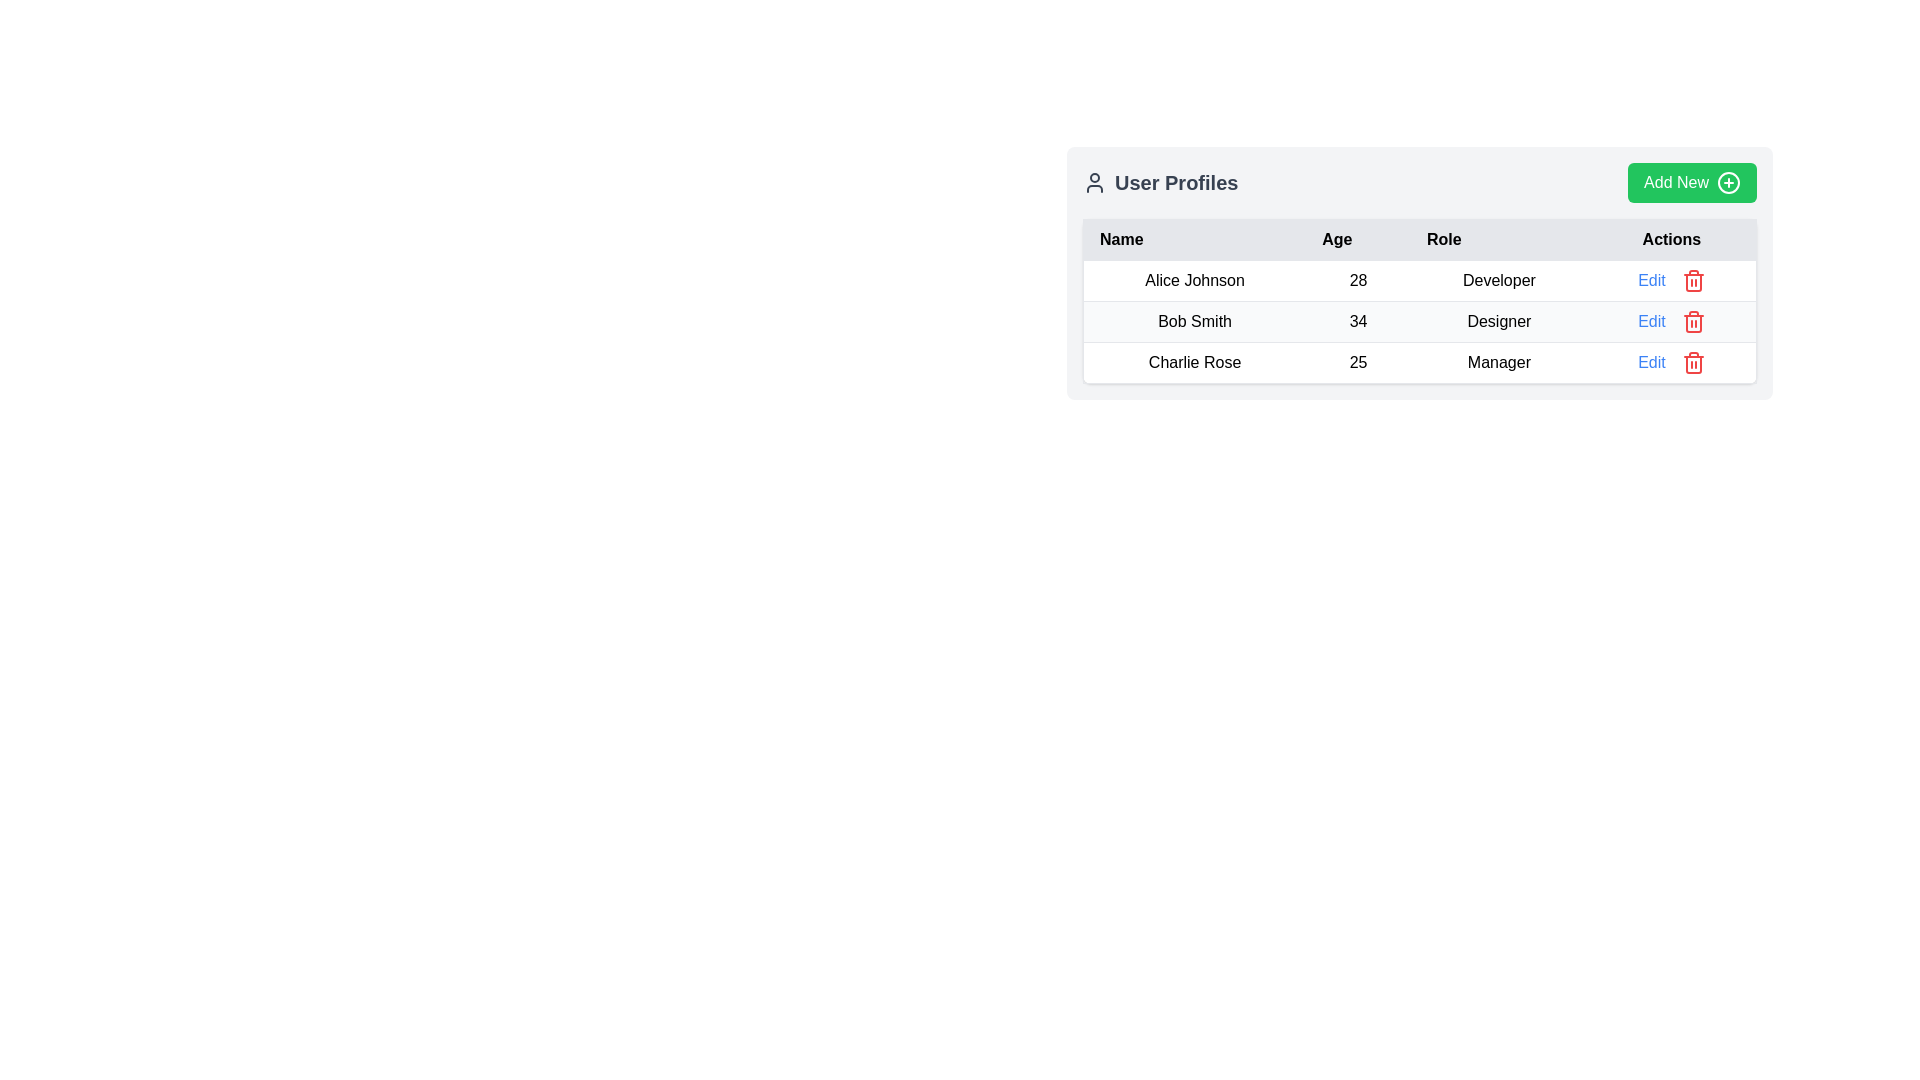  I want to click on the static text label containing the word 'Manager' in the 'Role' column of the 'User Profiles' user interface, which is adjacent to 'Charlie Rose' in the 'Name' column, so click(1499, 362).